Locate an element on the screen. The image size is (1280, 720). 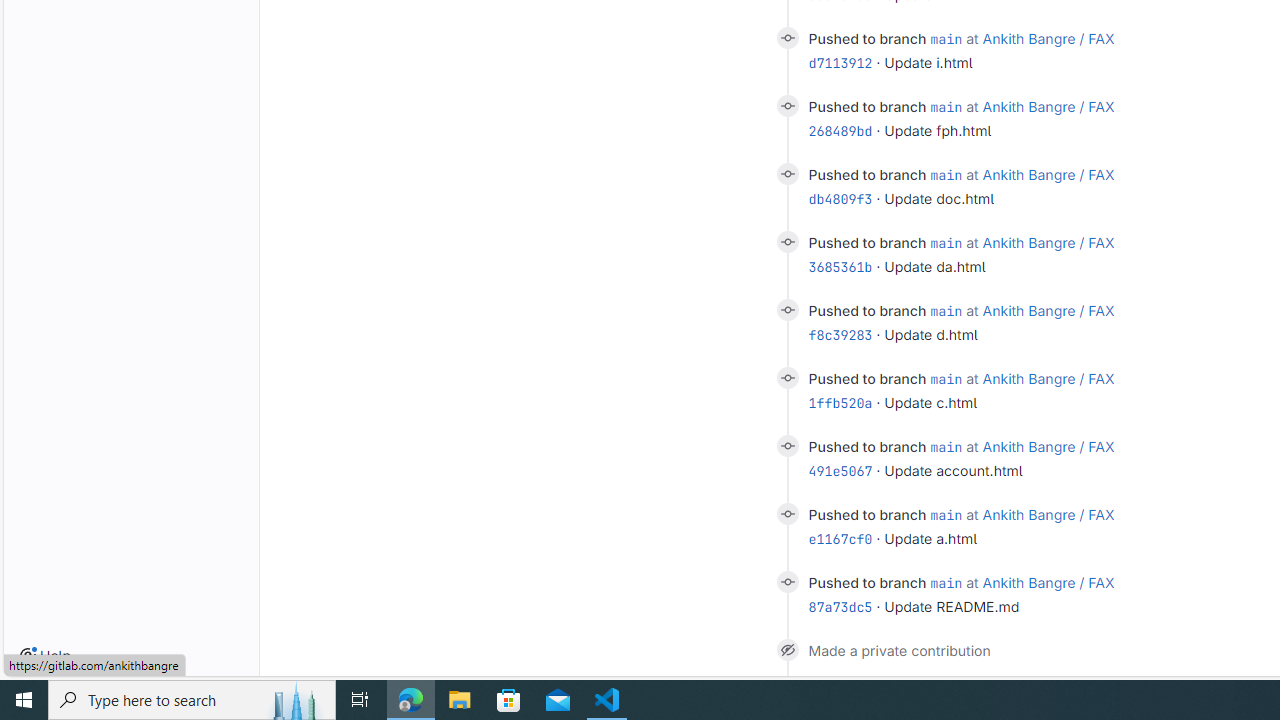
'f8c39283' is located at coordinates (840, 334).